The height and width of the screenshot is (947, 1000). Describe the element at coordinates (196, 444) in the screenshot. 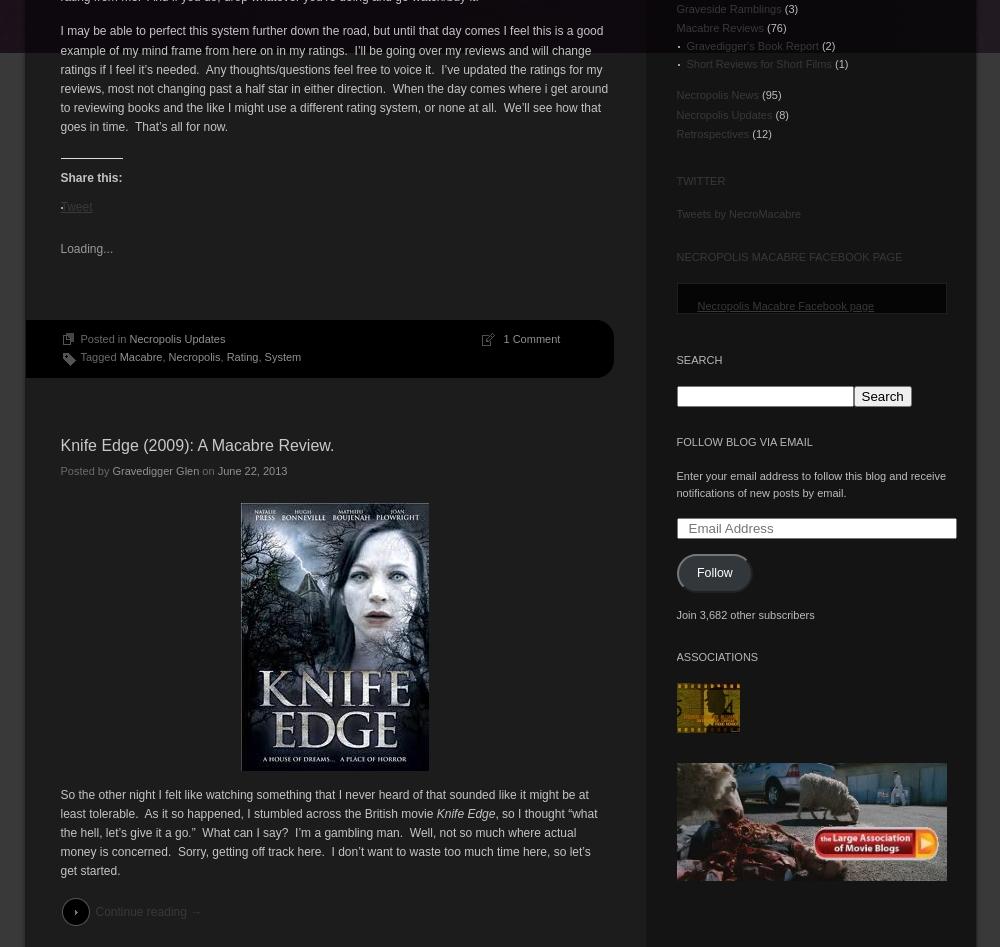

I see `'Knife Edge (2009): A Macabre Review.'` at that location.